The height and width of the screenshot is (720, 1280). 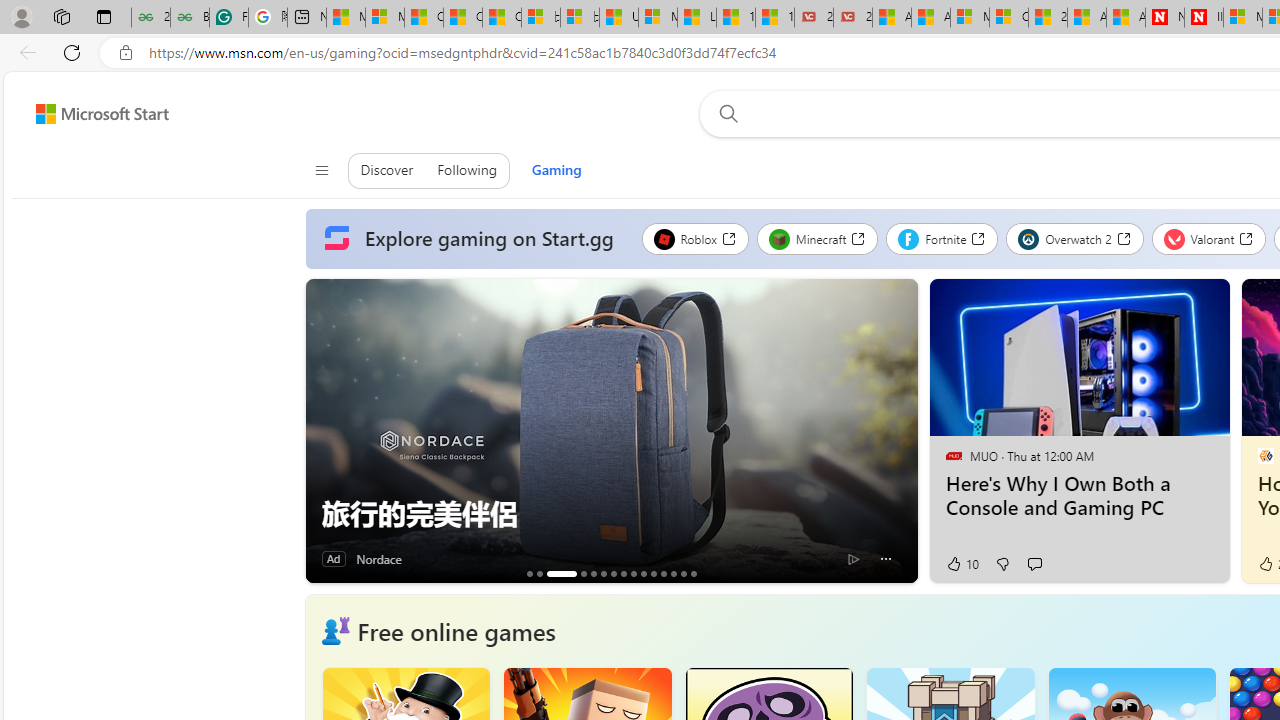 What do you see at coordinates (1207, 238) in the screenshot?
I see `'Valorant'` at bounding box center [1207, 238].